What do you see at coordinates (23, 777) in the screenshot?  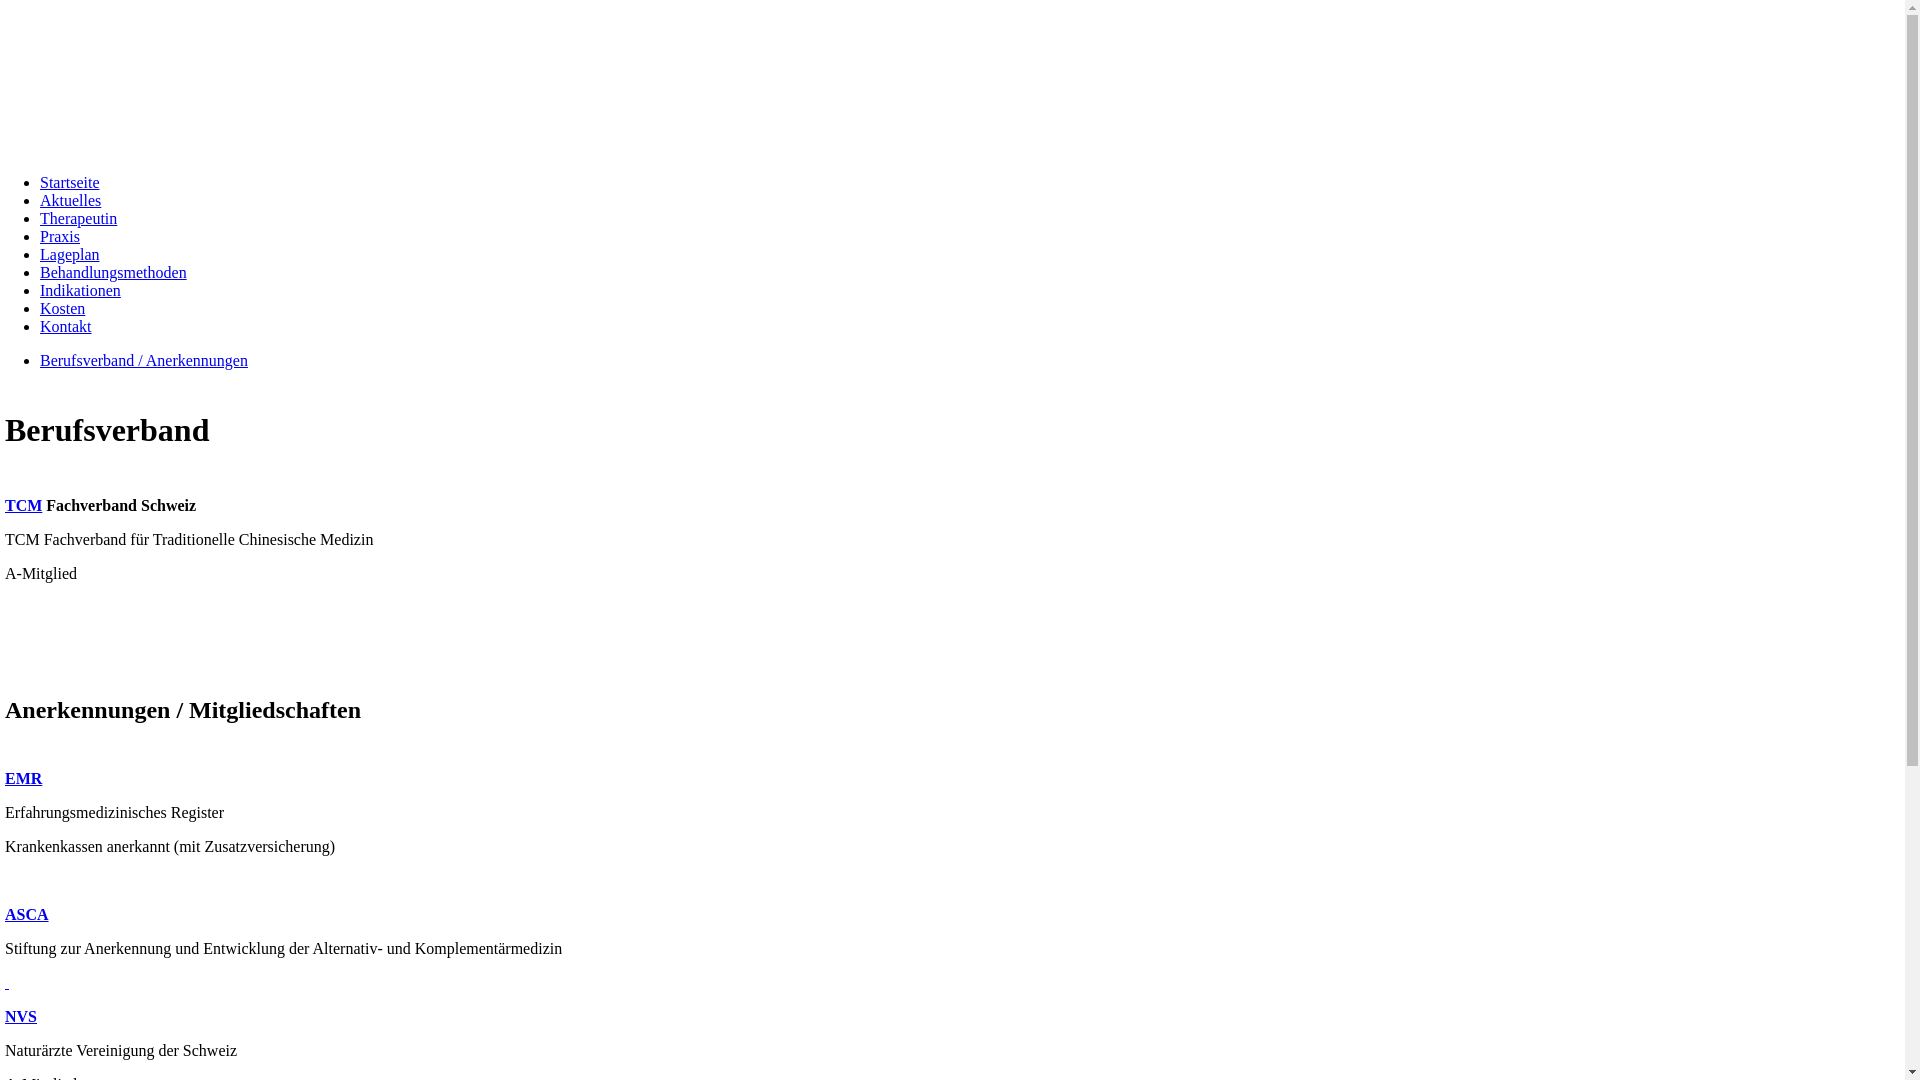 I see `'EMR'` at bounding box center [23, 777].